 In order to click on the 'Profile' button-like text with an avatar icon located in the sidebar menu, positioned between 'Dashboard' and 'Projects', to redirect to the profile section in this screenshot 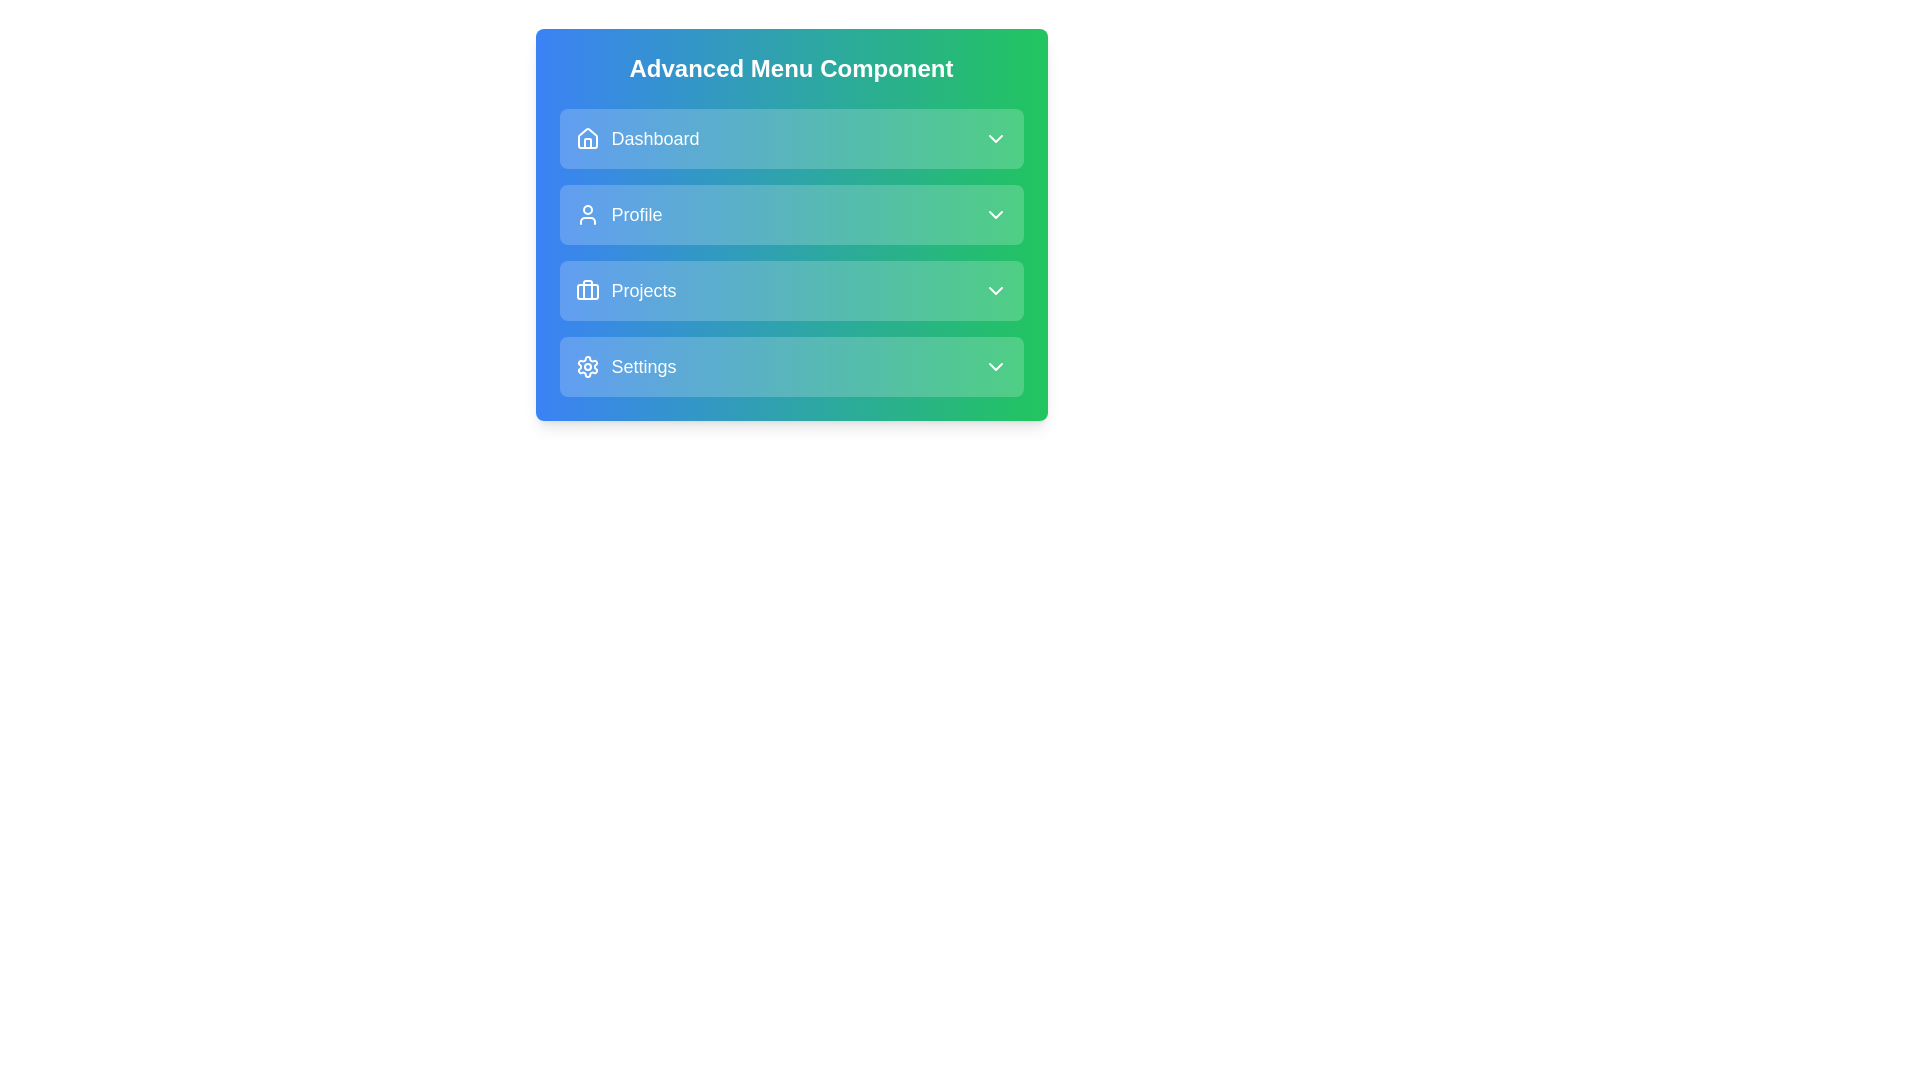, I will do `click(618, 215)`.